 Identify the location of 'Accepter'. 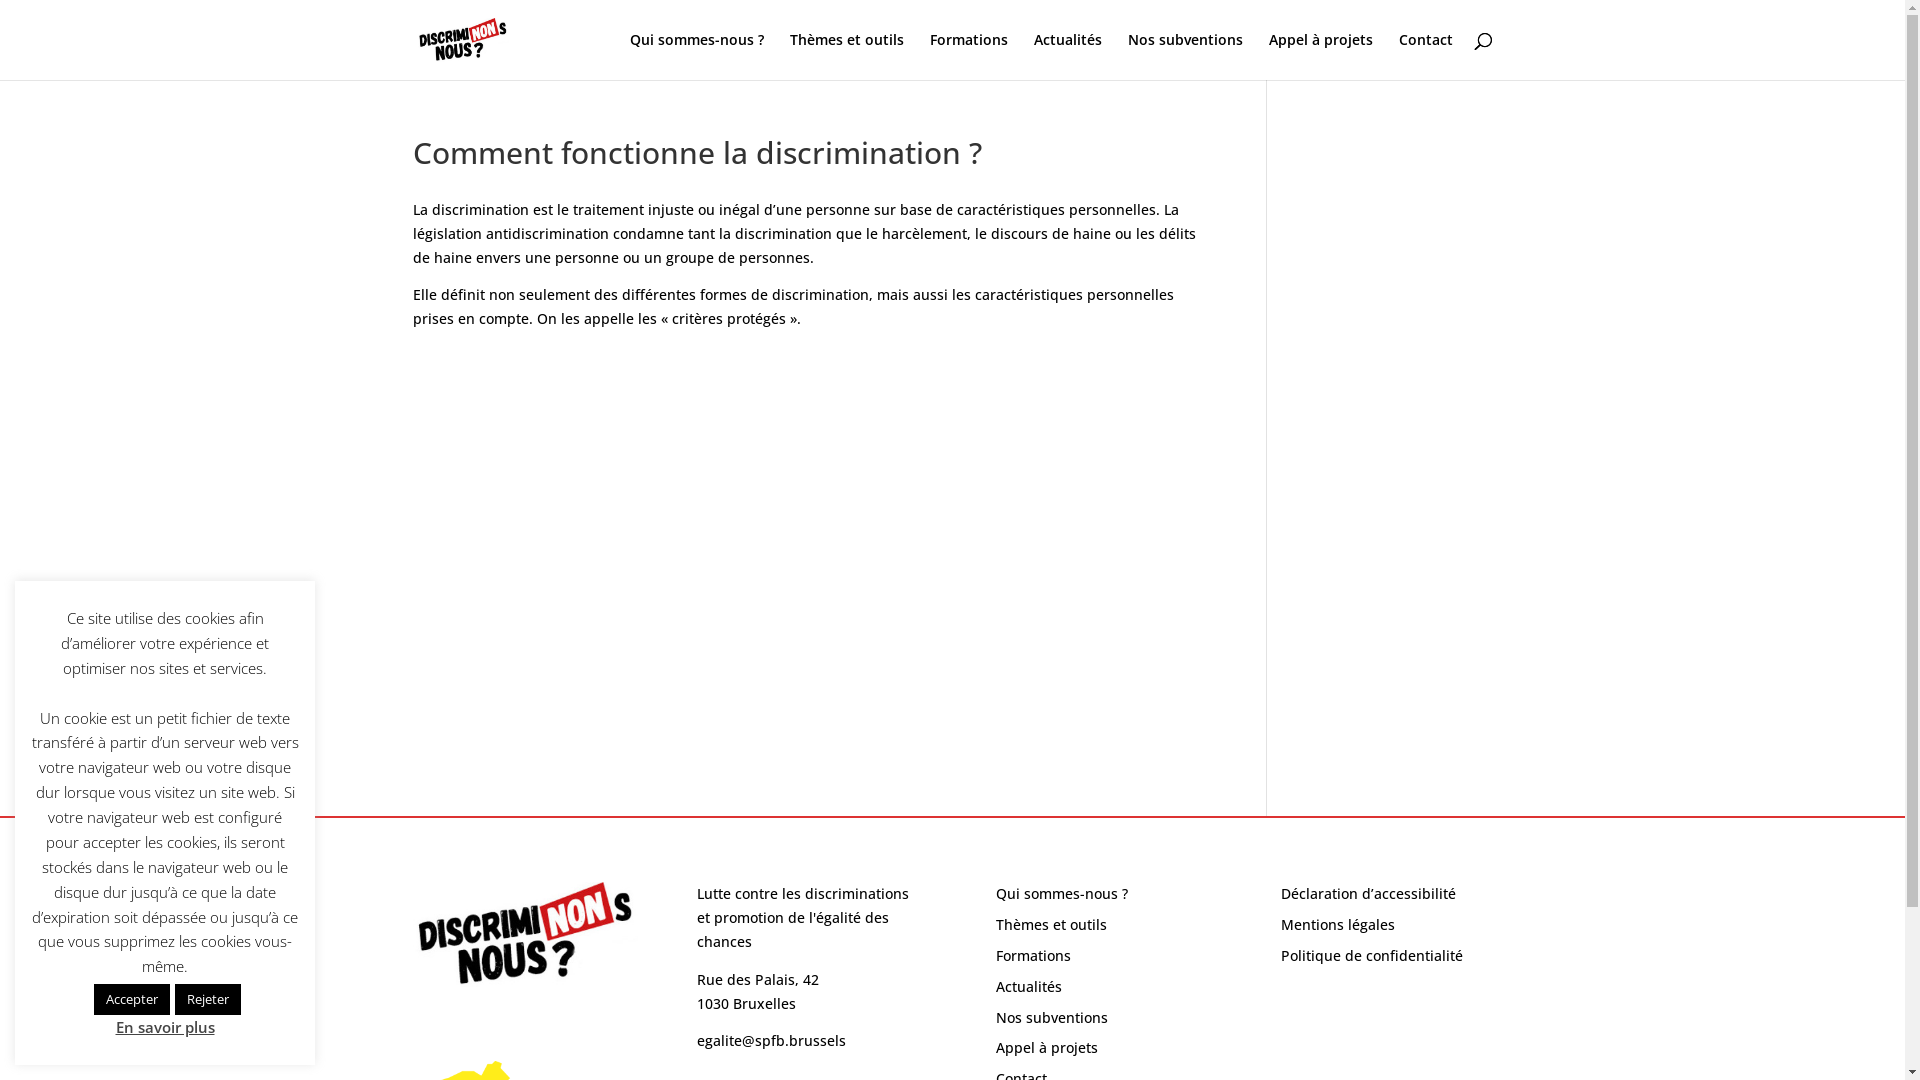
(131, 999).